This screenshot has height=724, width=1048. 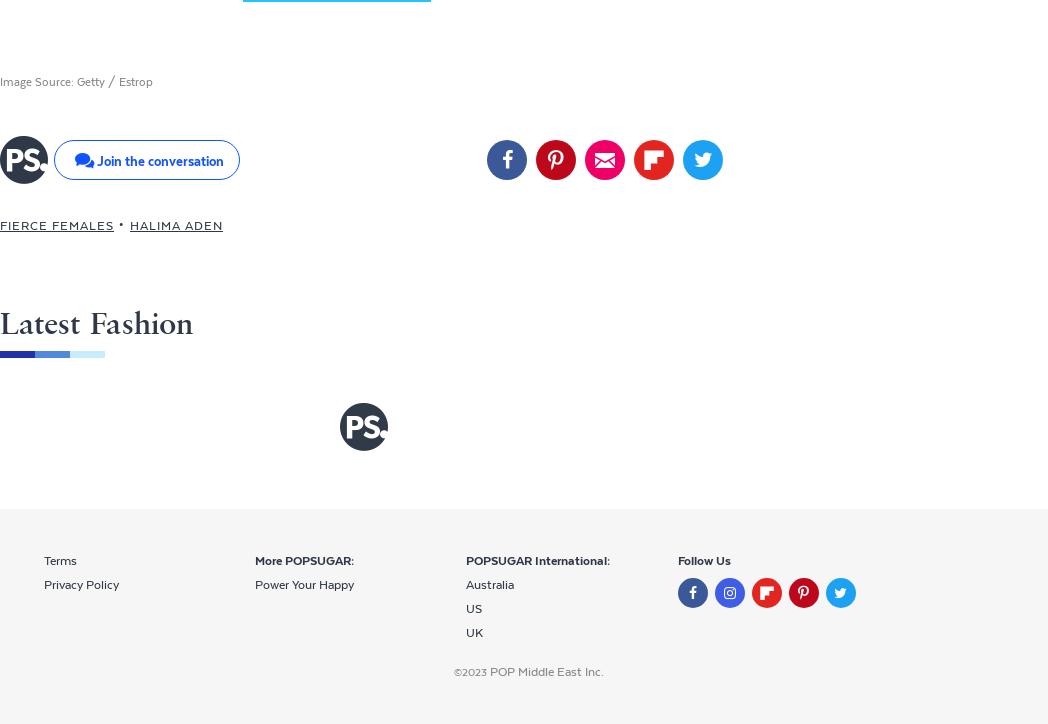 I want to click on 'Follow Us', so click(x=702, y=561).